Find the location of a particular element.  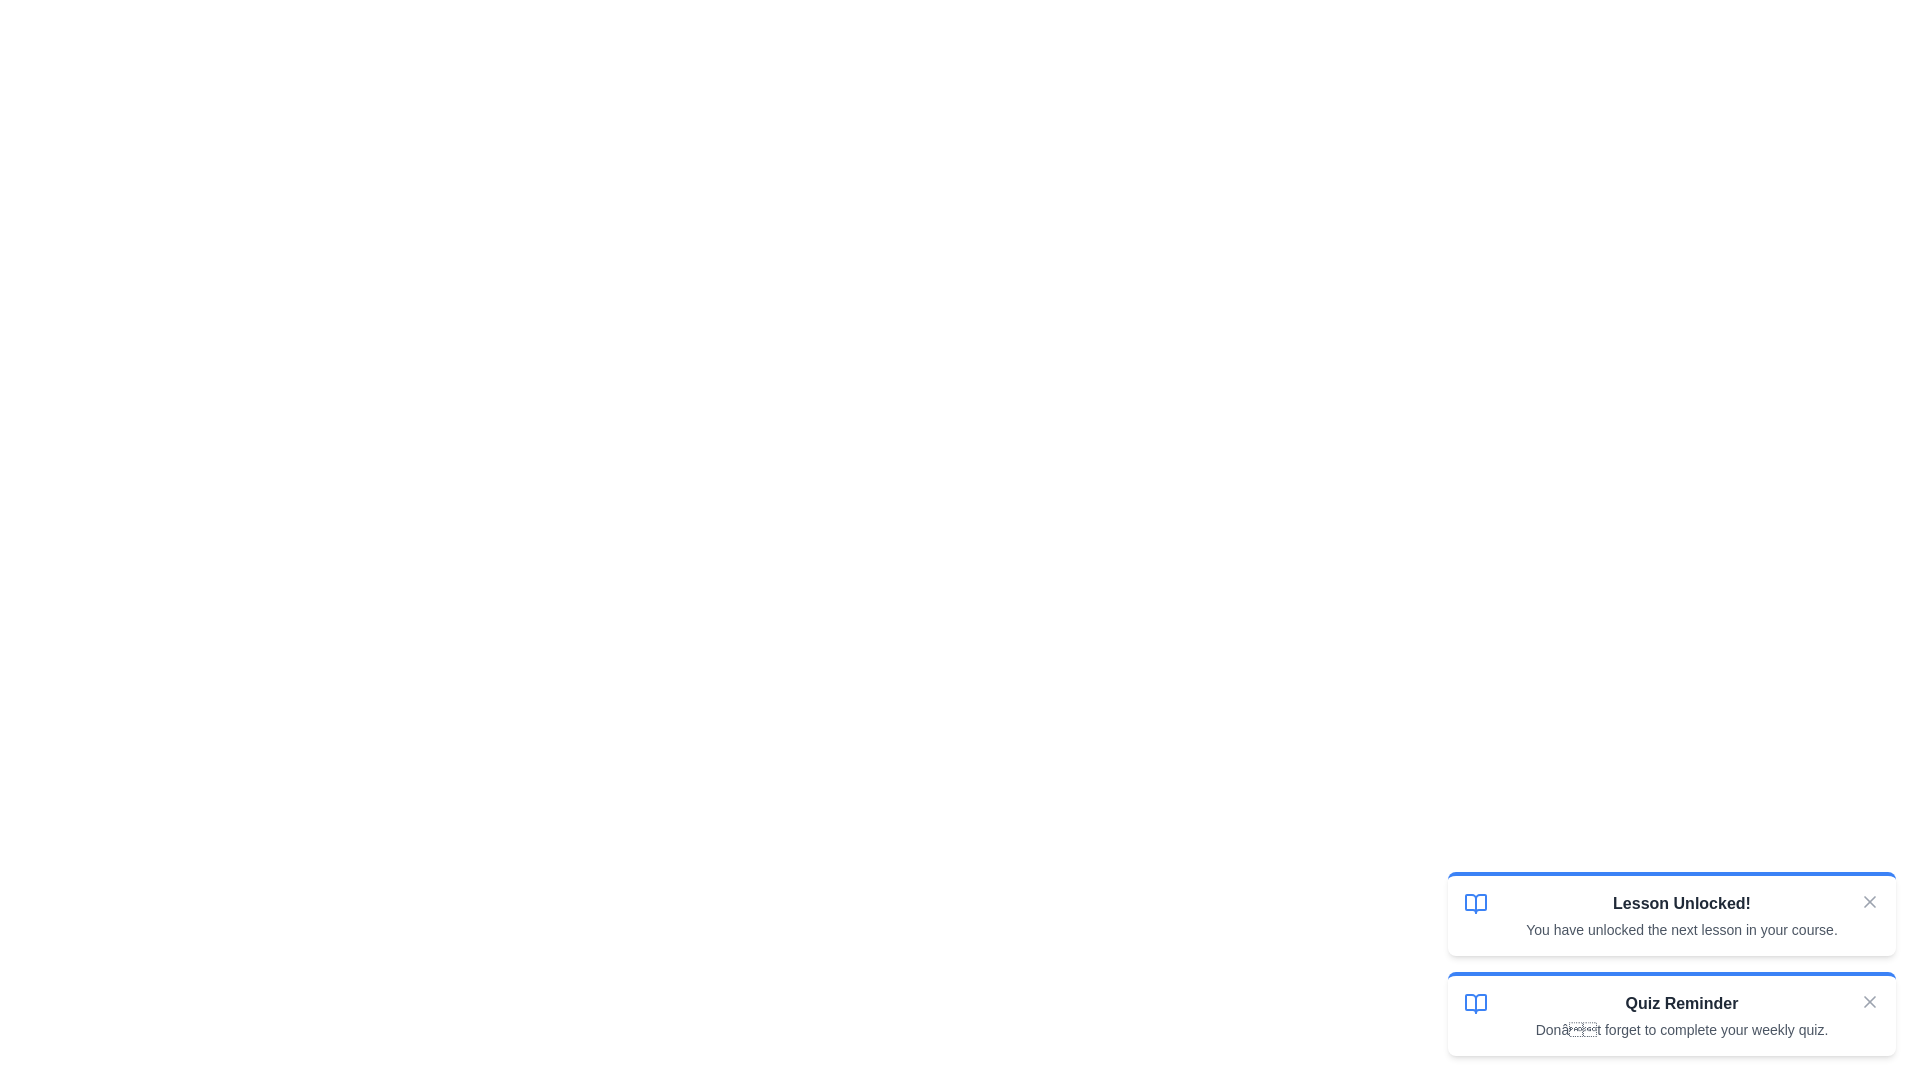

book icon to focus on the notification content for 2 is located at coordinates (1476, 1003).